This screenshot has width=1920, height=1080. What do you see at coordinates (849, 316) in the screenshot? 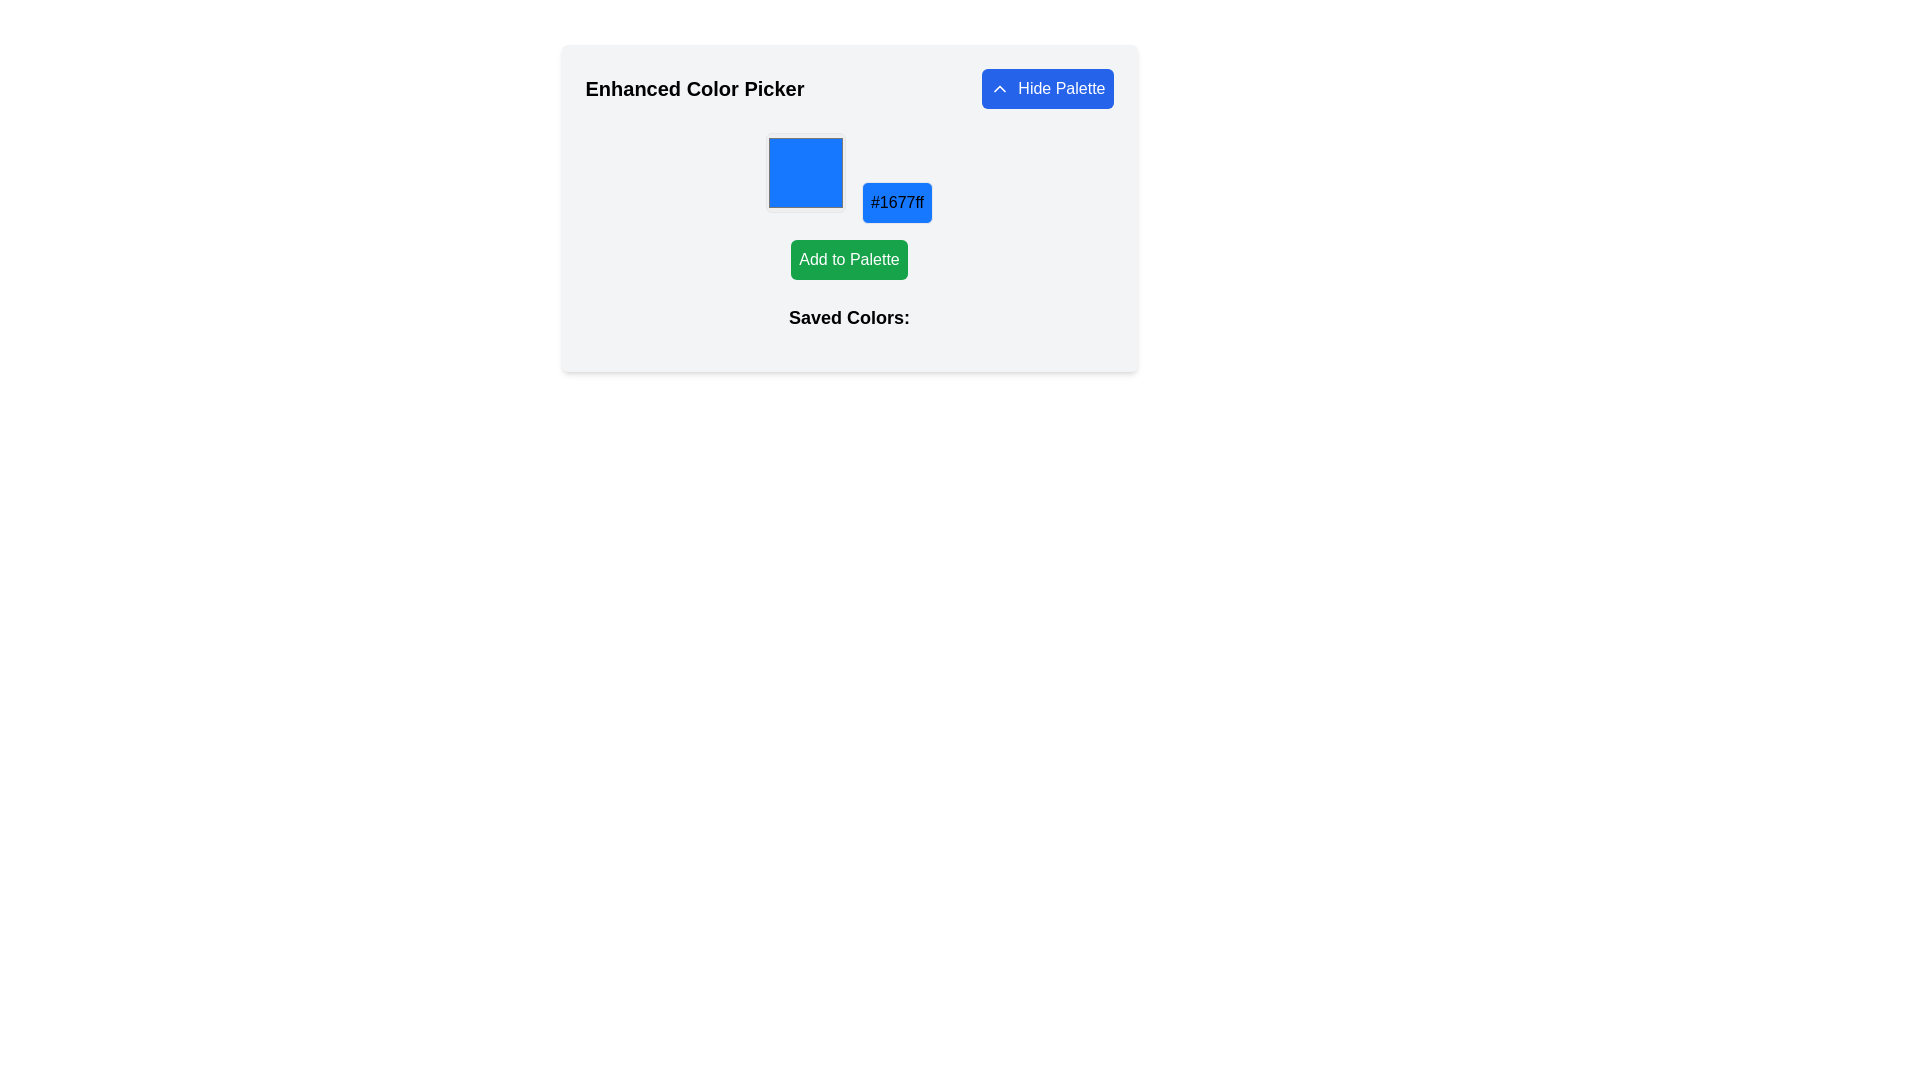
I see `the text label that serves as a heading for the section displaying saved colors, located near the lower part of the interface` at bounding box center [849, 316].